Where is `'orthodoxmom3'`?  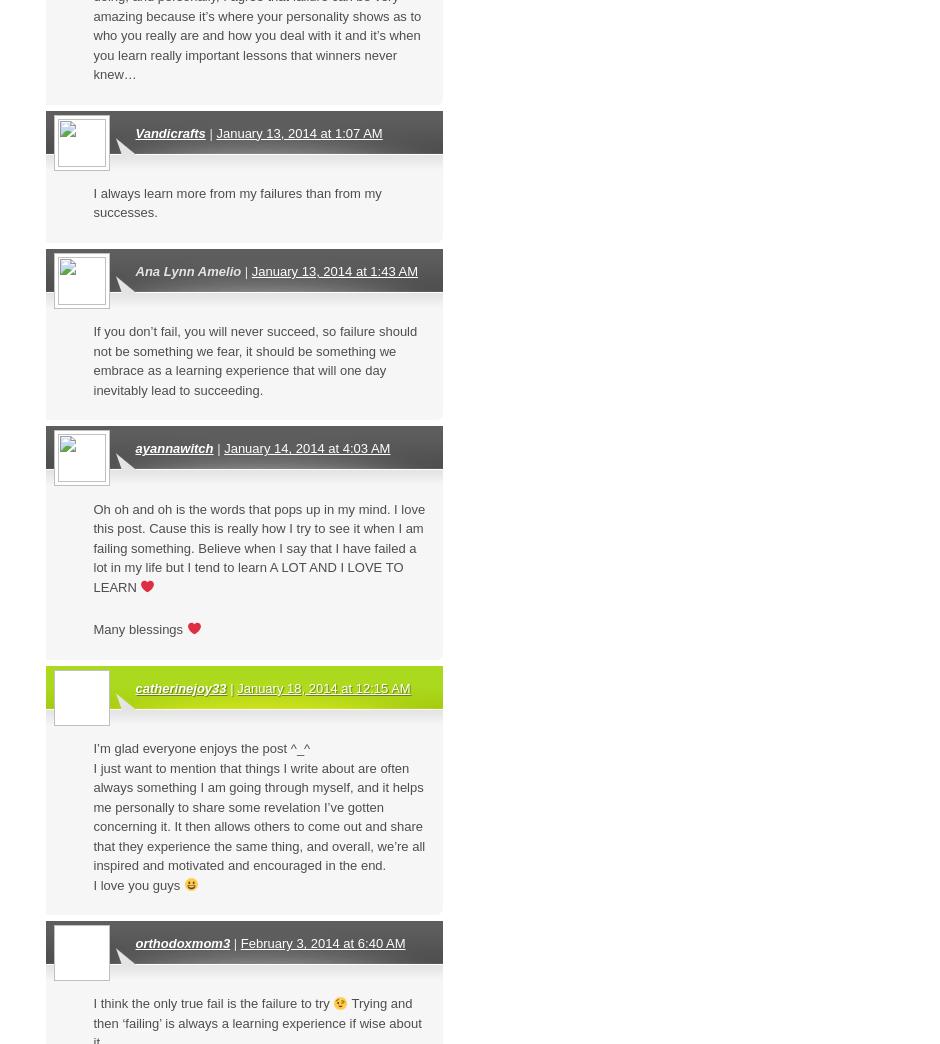
'orthodoxmom3' is located at coordinates (182, 942).